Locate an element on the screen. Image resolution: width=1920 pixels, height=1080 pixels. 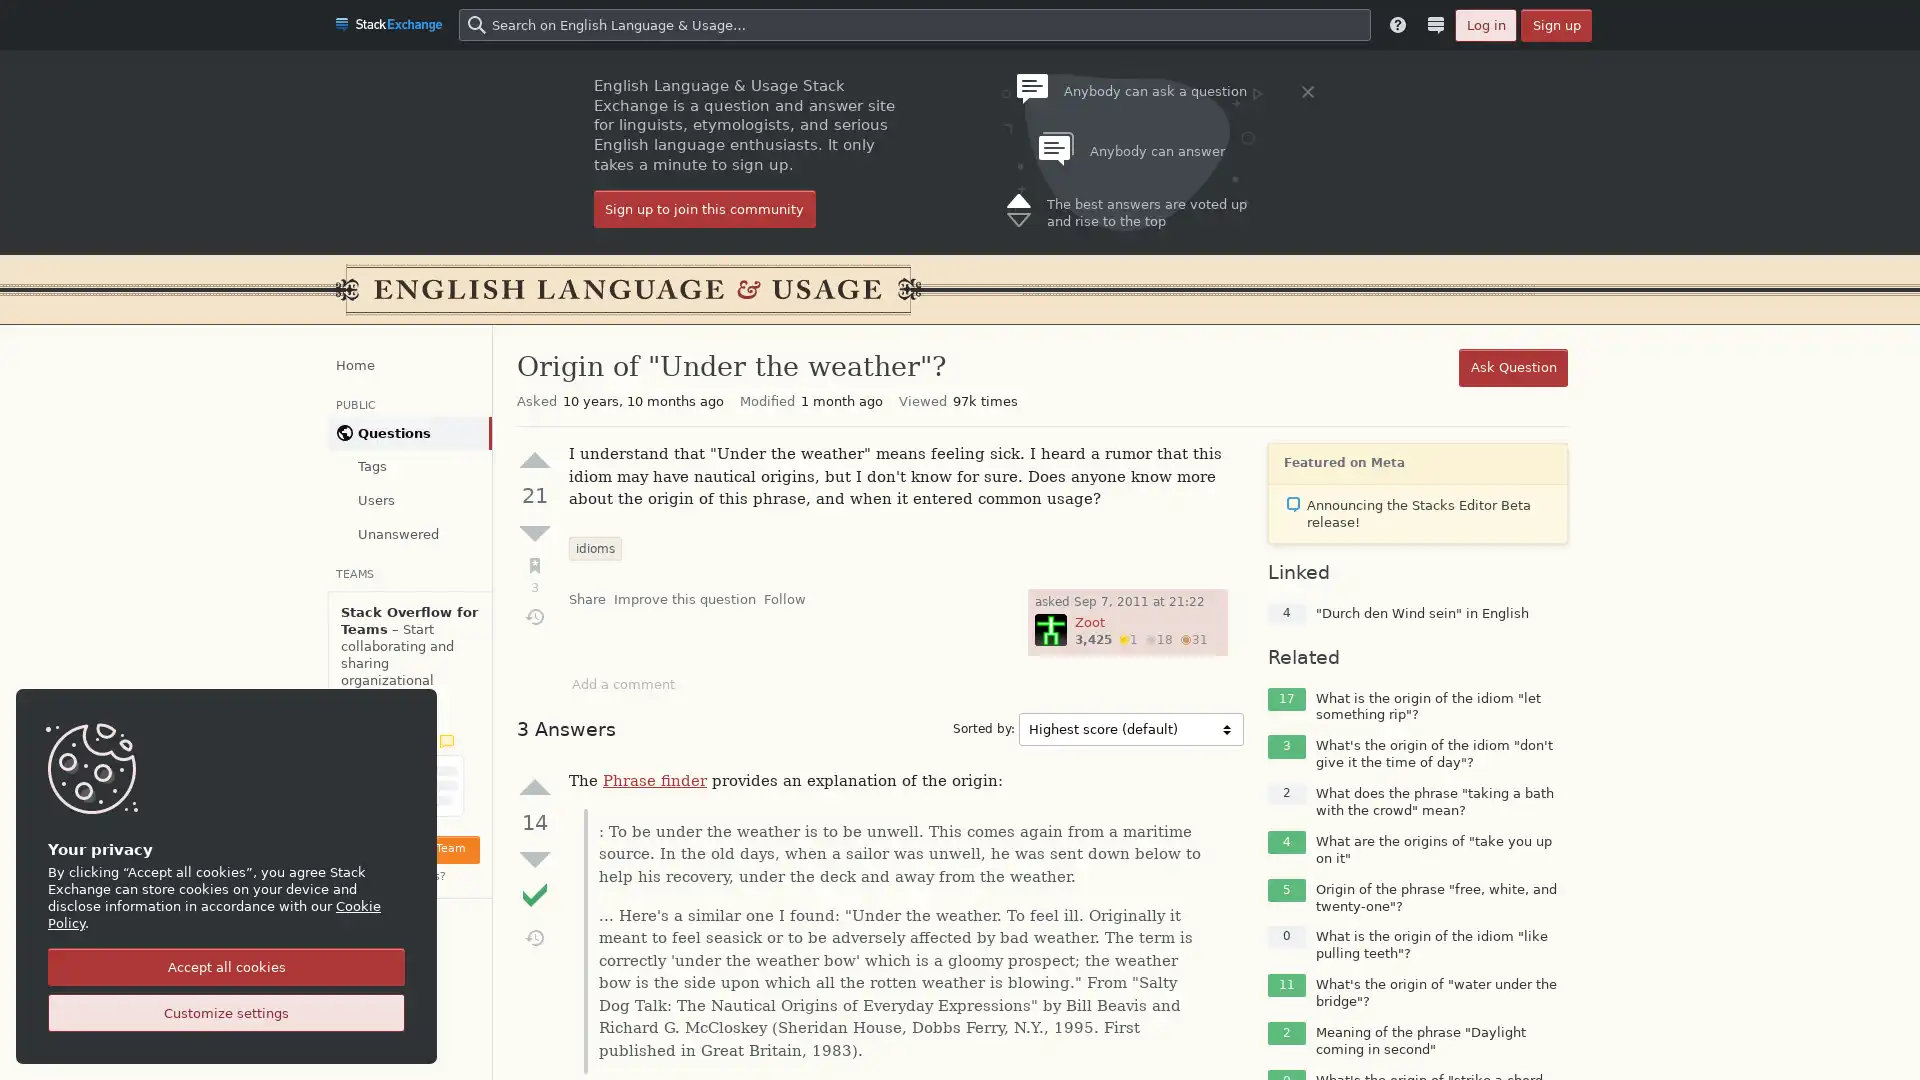
Customize settings is located at coordinates (226, 1013).